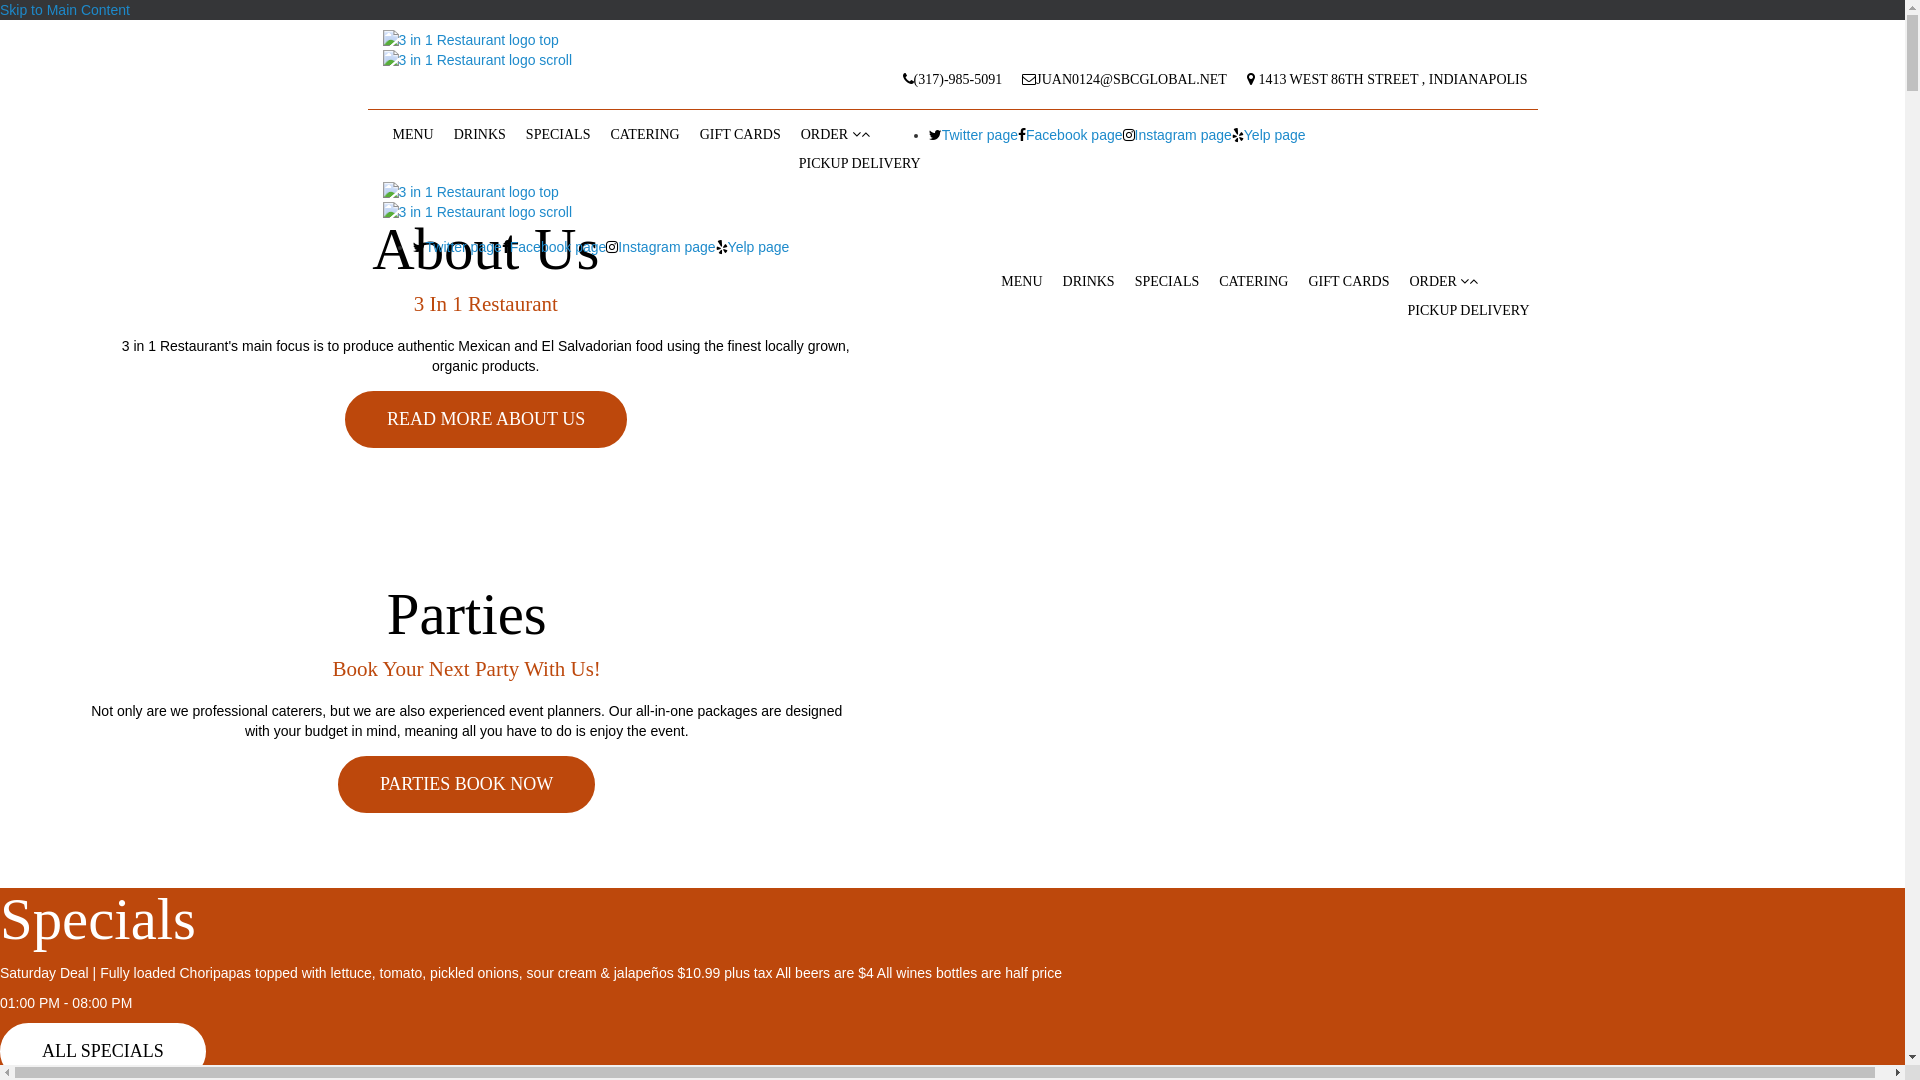 Image resolution: width=1920 pixels, height=1080 pixels. Describe the element at coordinates (1252, 281) in the screenshot. I see `'CATERING'` at that location.